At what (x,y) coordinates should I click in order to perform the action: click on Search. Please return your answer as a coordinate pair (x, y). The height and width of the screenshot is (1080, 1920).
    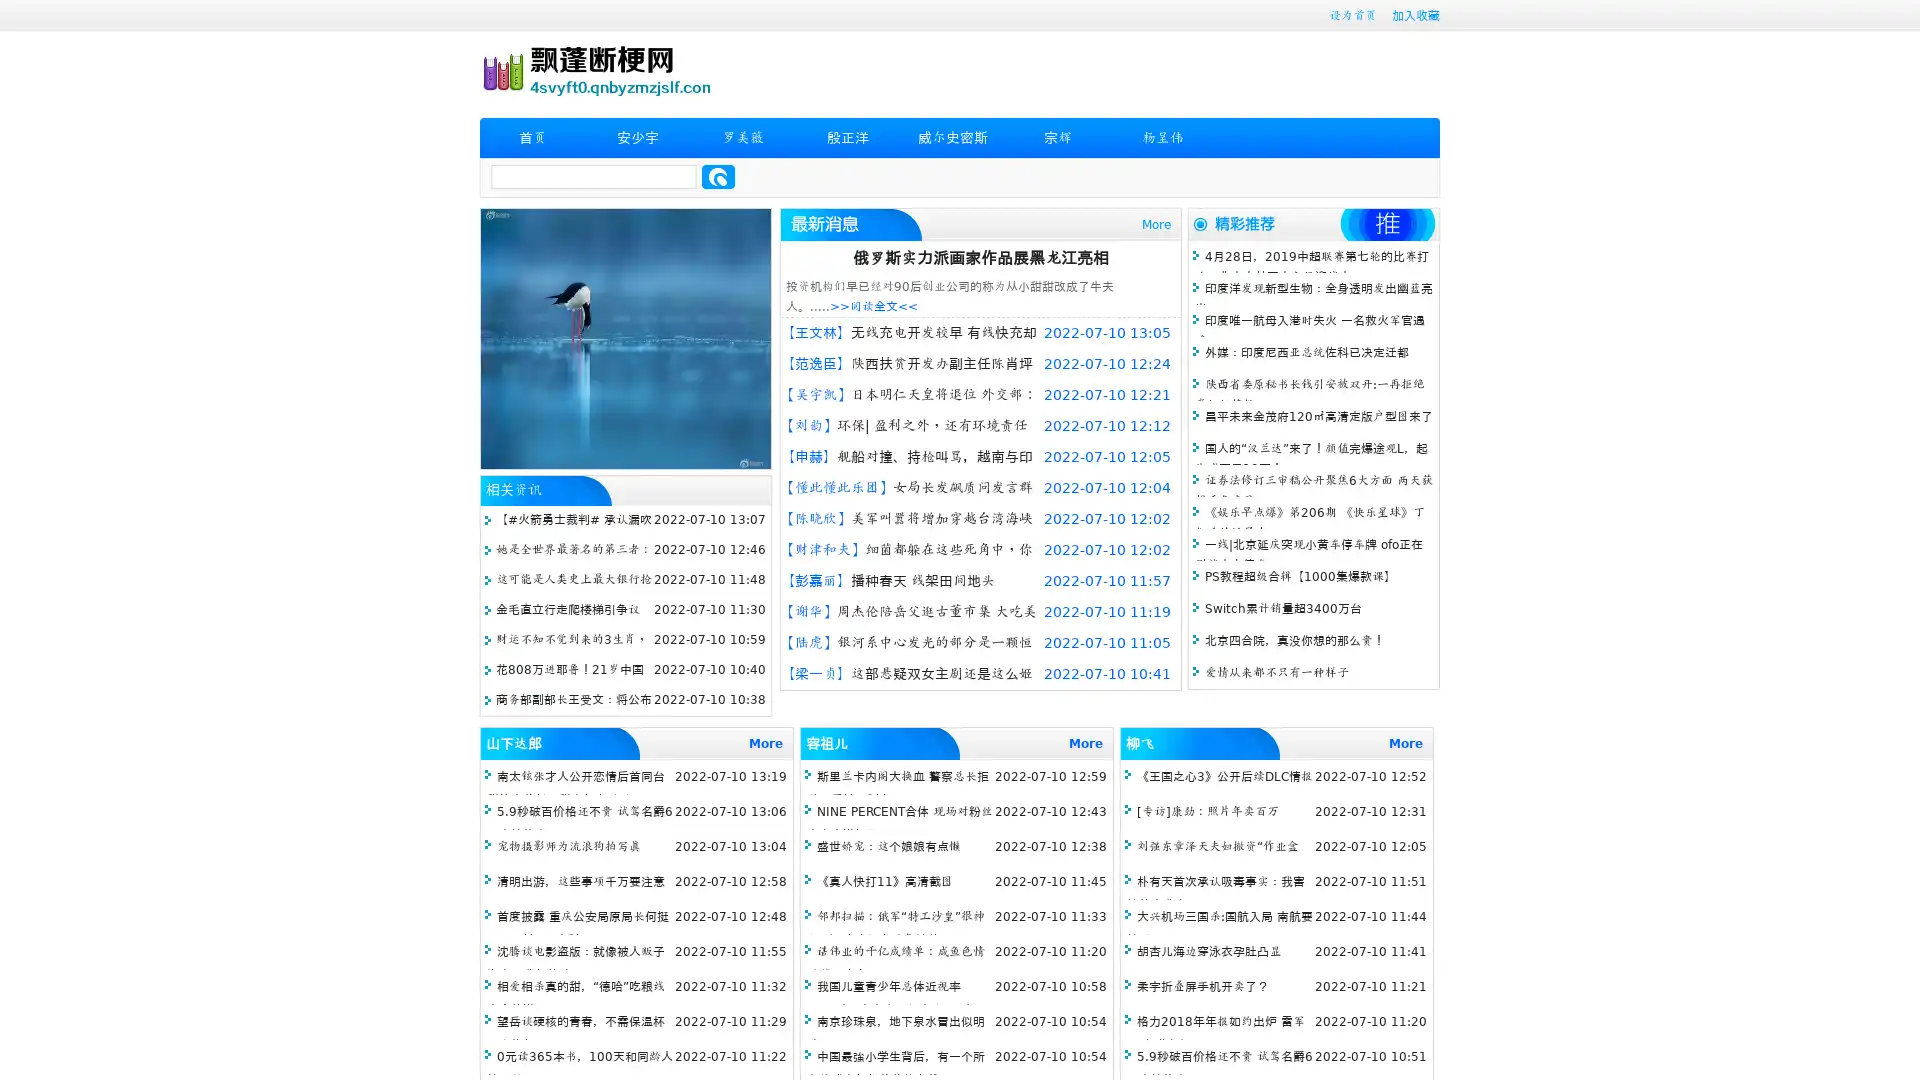
    Looking at the image, I should click on (718, 176).